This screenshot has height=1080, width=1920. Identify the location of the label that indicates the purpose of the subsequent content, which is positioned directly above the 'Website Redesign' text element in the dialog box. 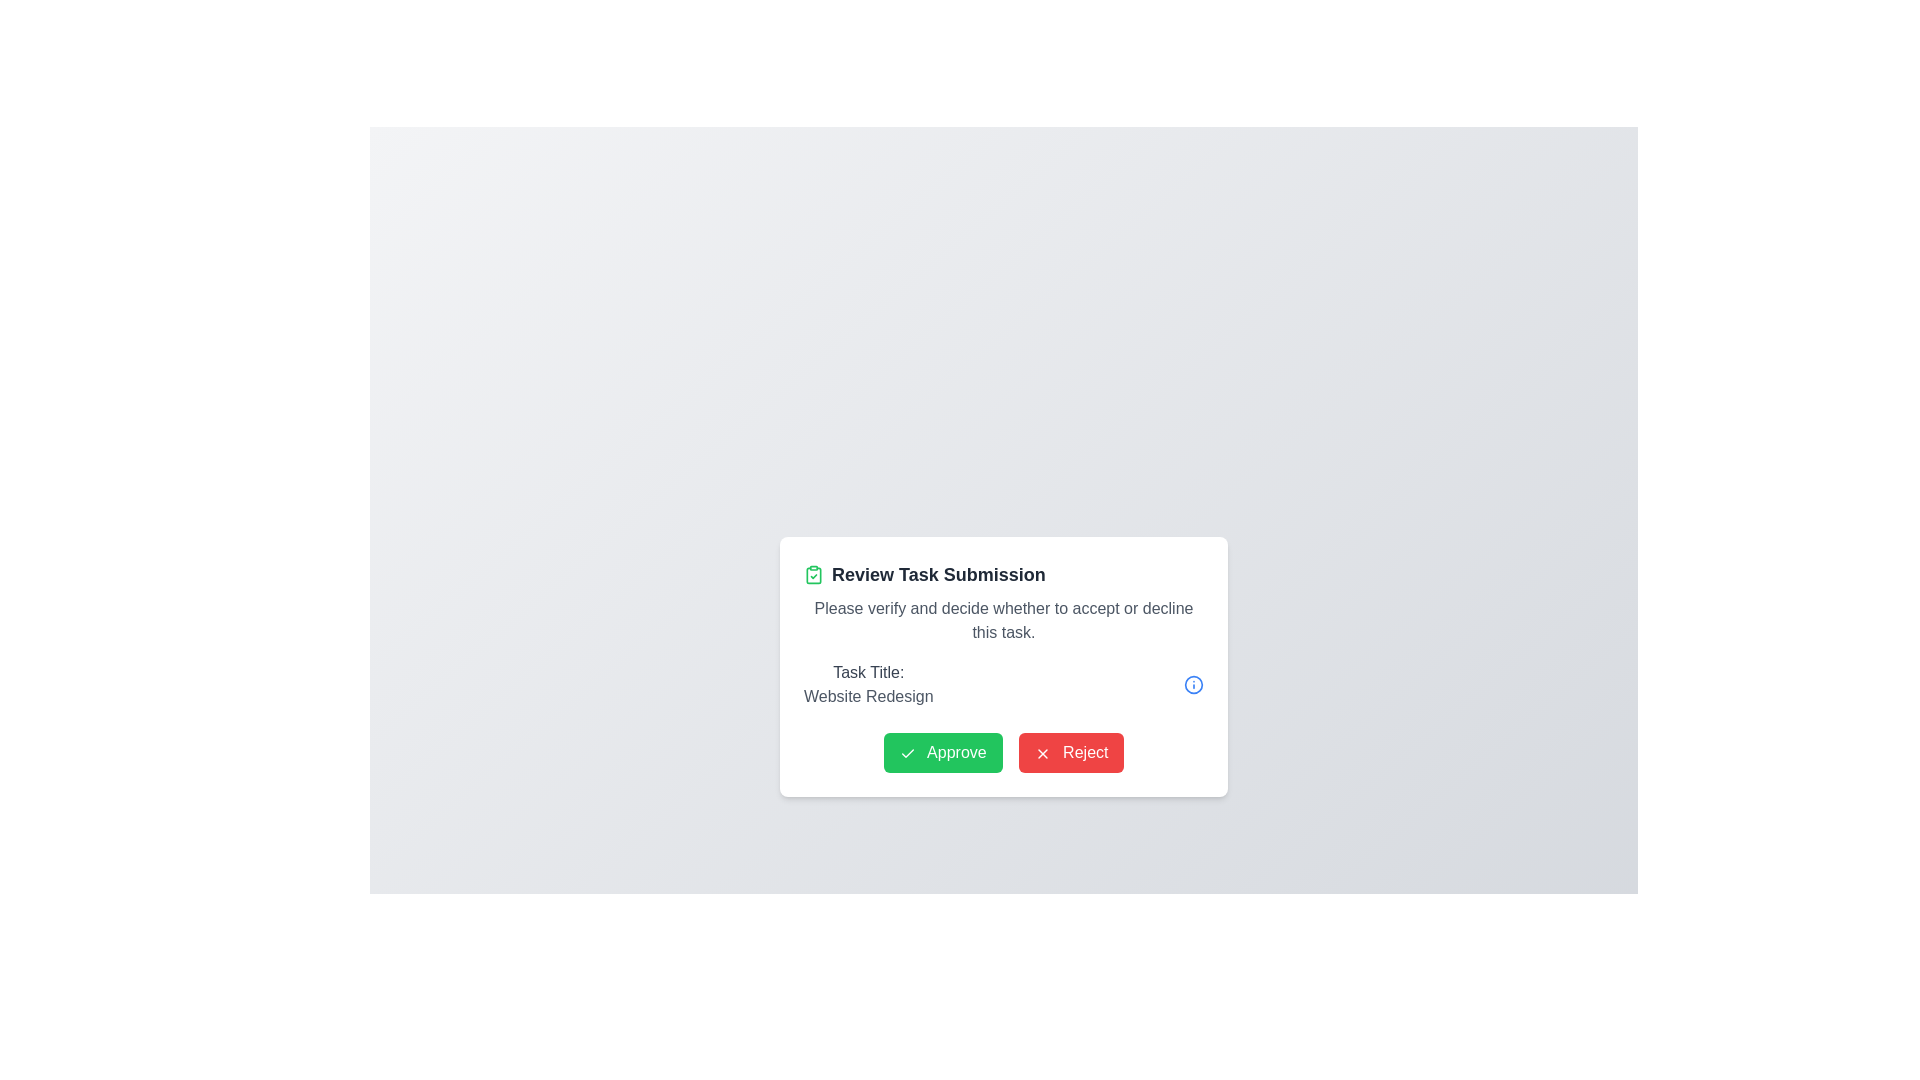
(868, 672).